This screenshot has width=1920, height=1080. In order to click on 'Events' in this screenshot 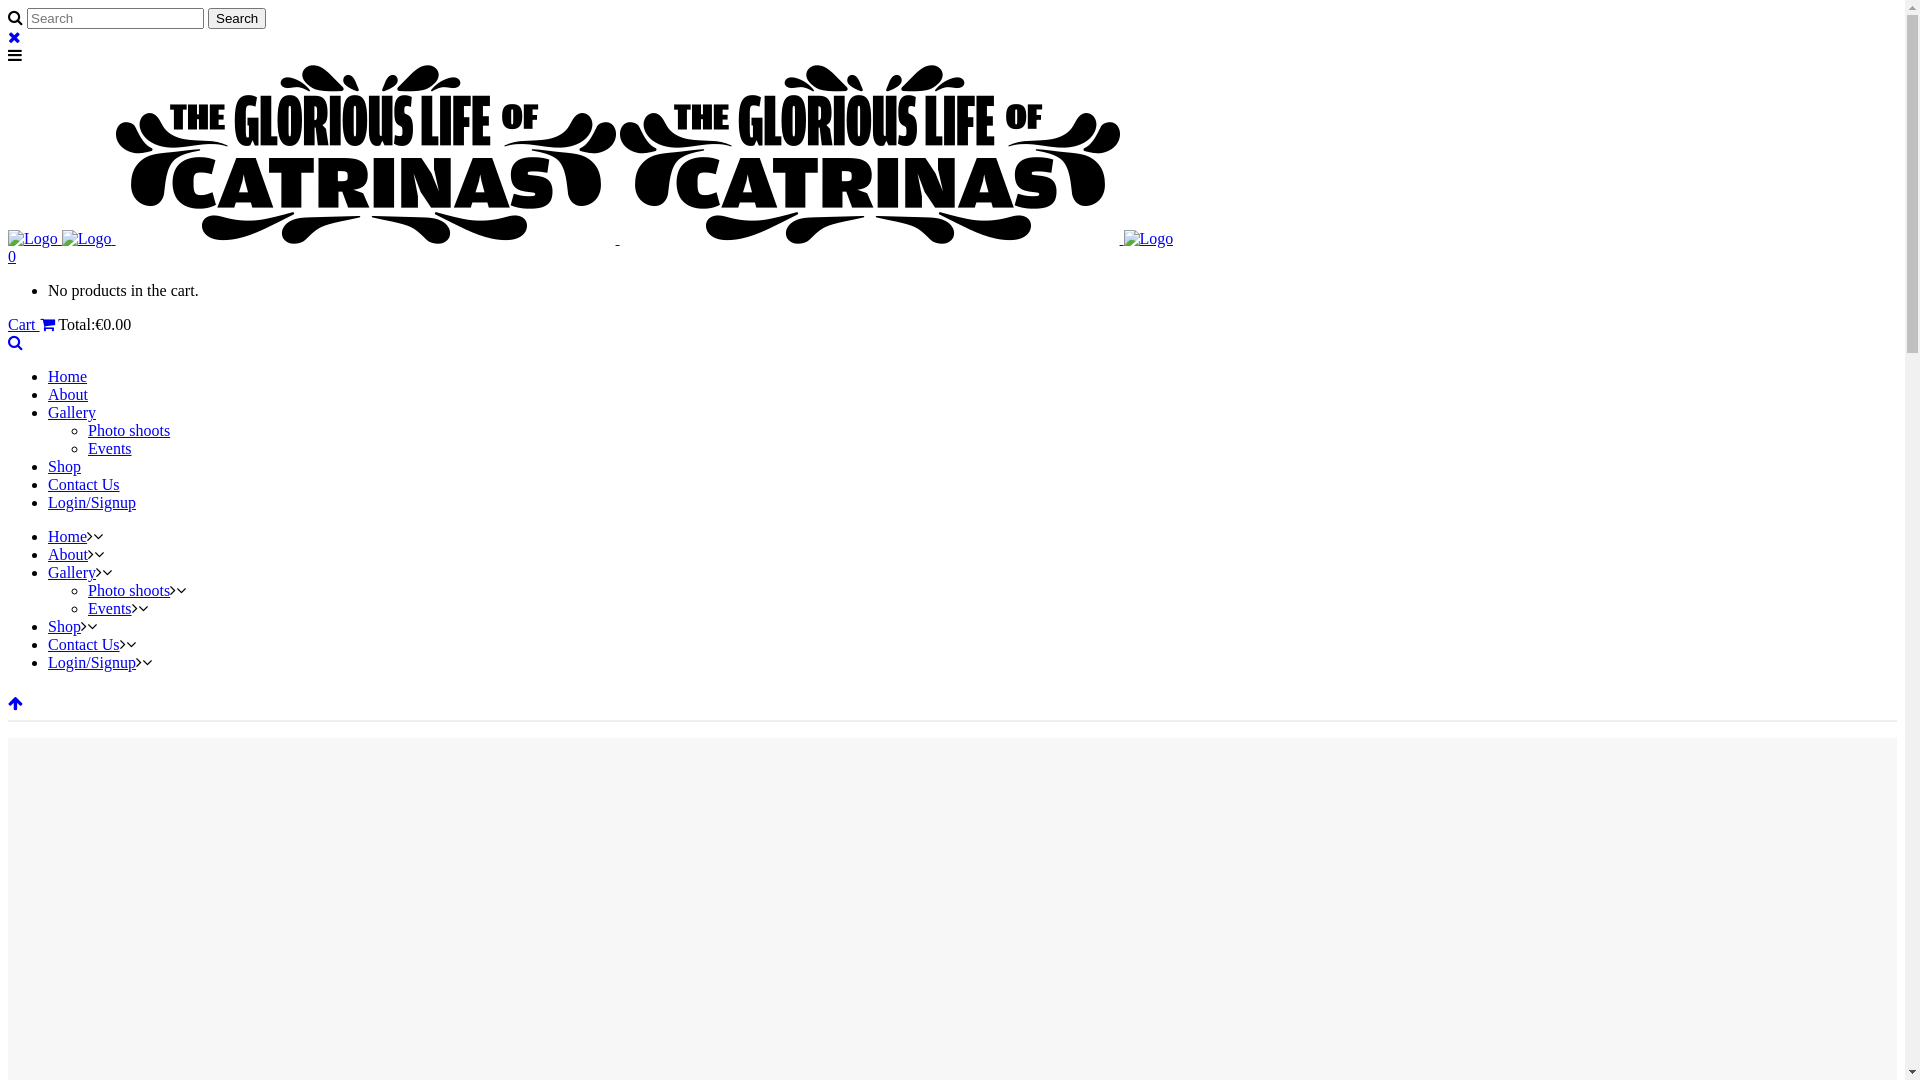, I will do `click(86, 447)`.